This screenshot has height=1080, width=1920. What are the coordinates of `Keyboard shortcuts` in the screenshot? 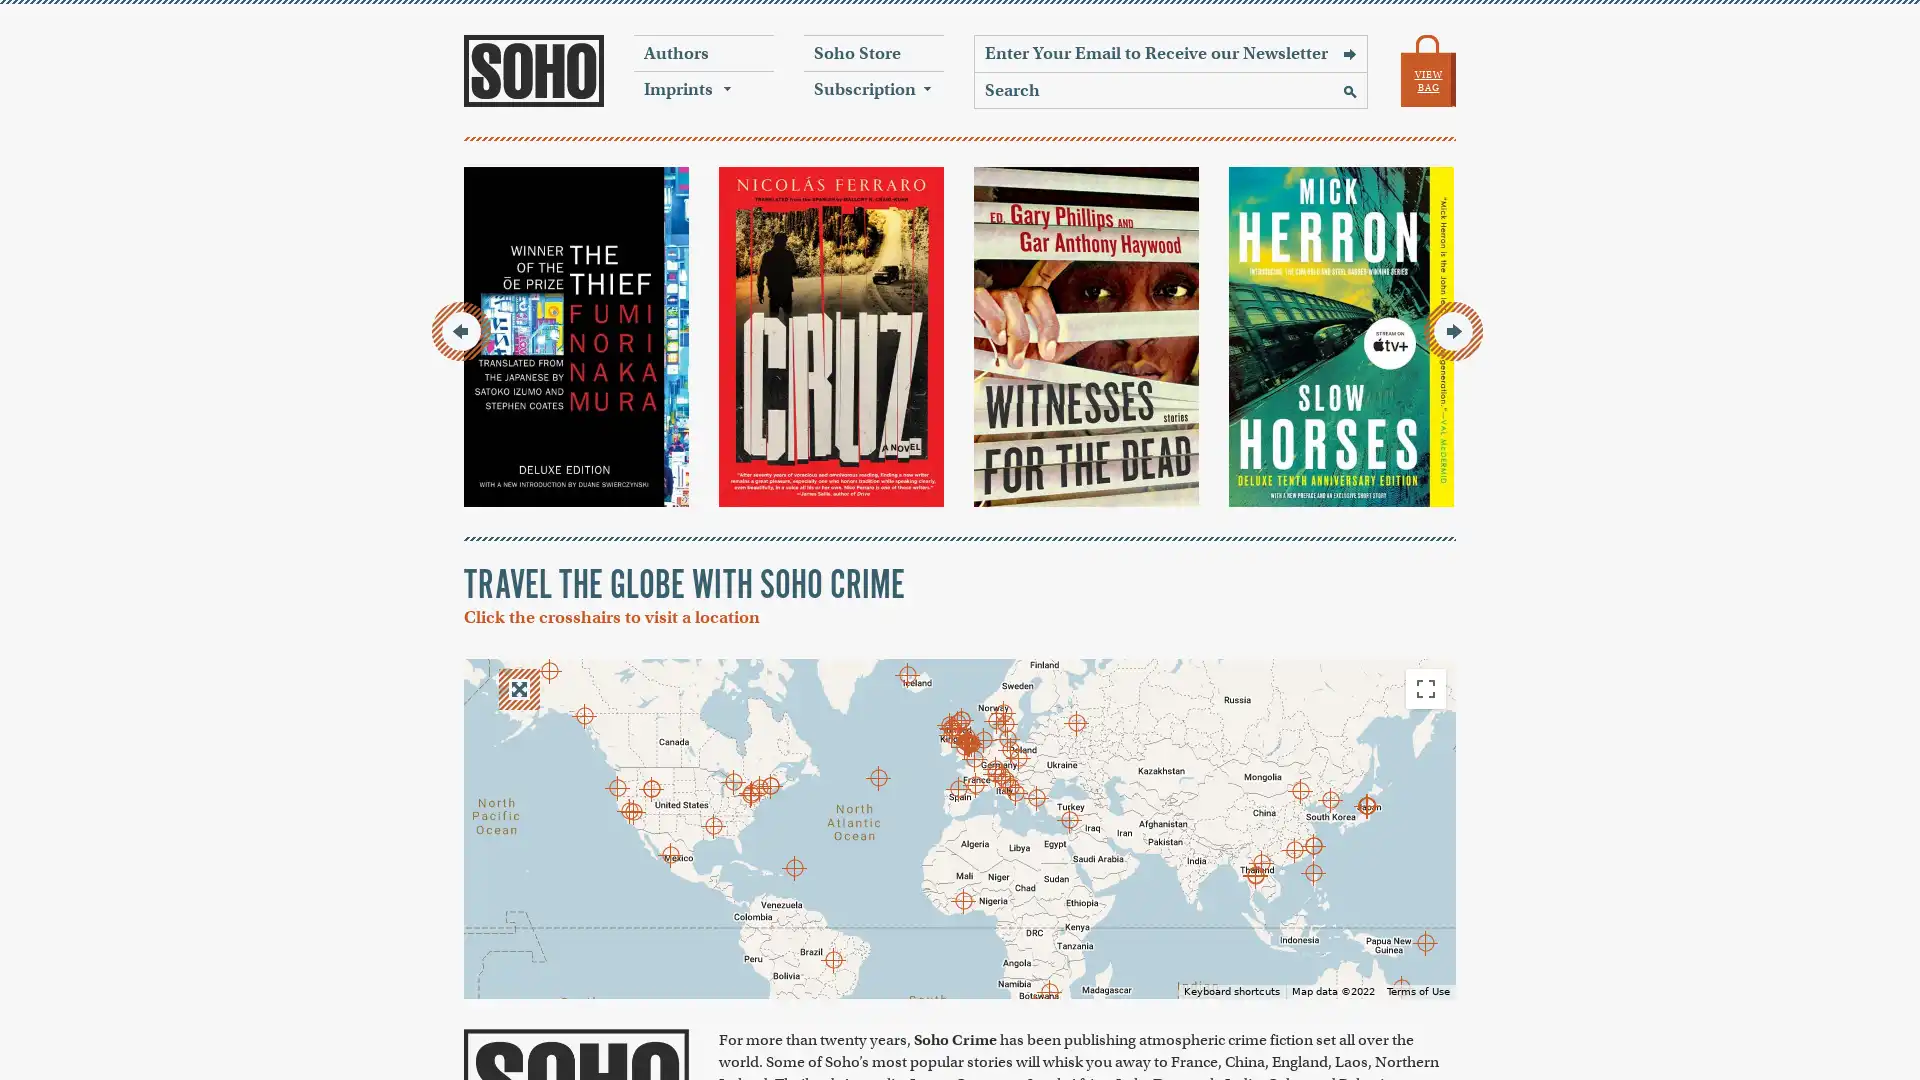 It's located at (1250, 991).